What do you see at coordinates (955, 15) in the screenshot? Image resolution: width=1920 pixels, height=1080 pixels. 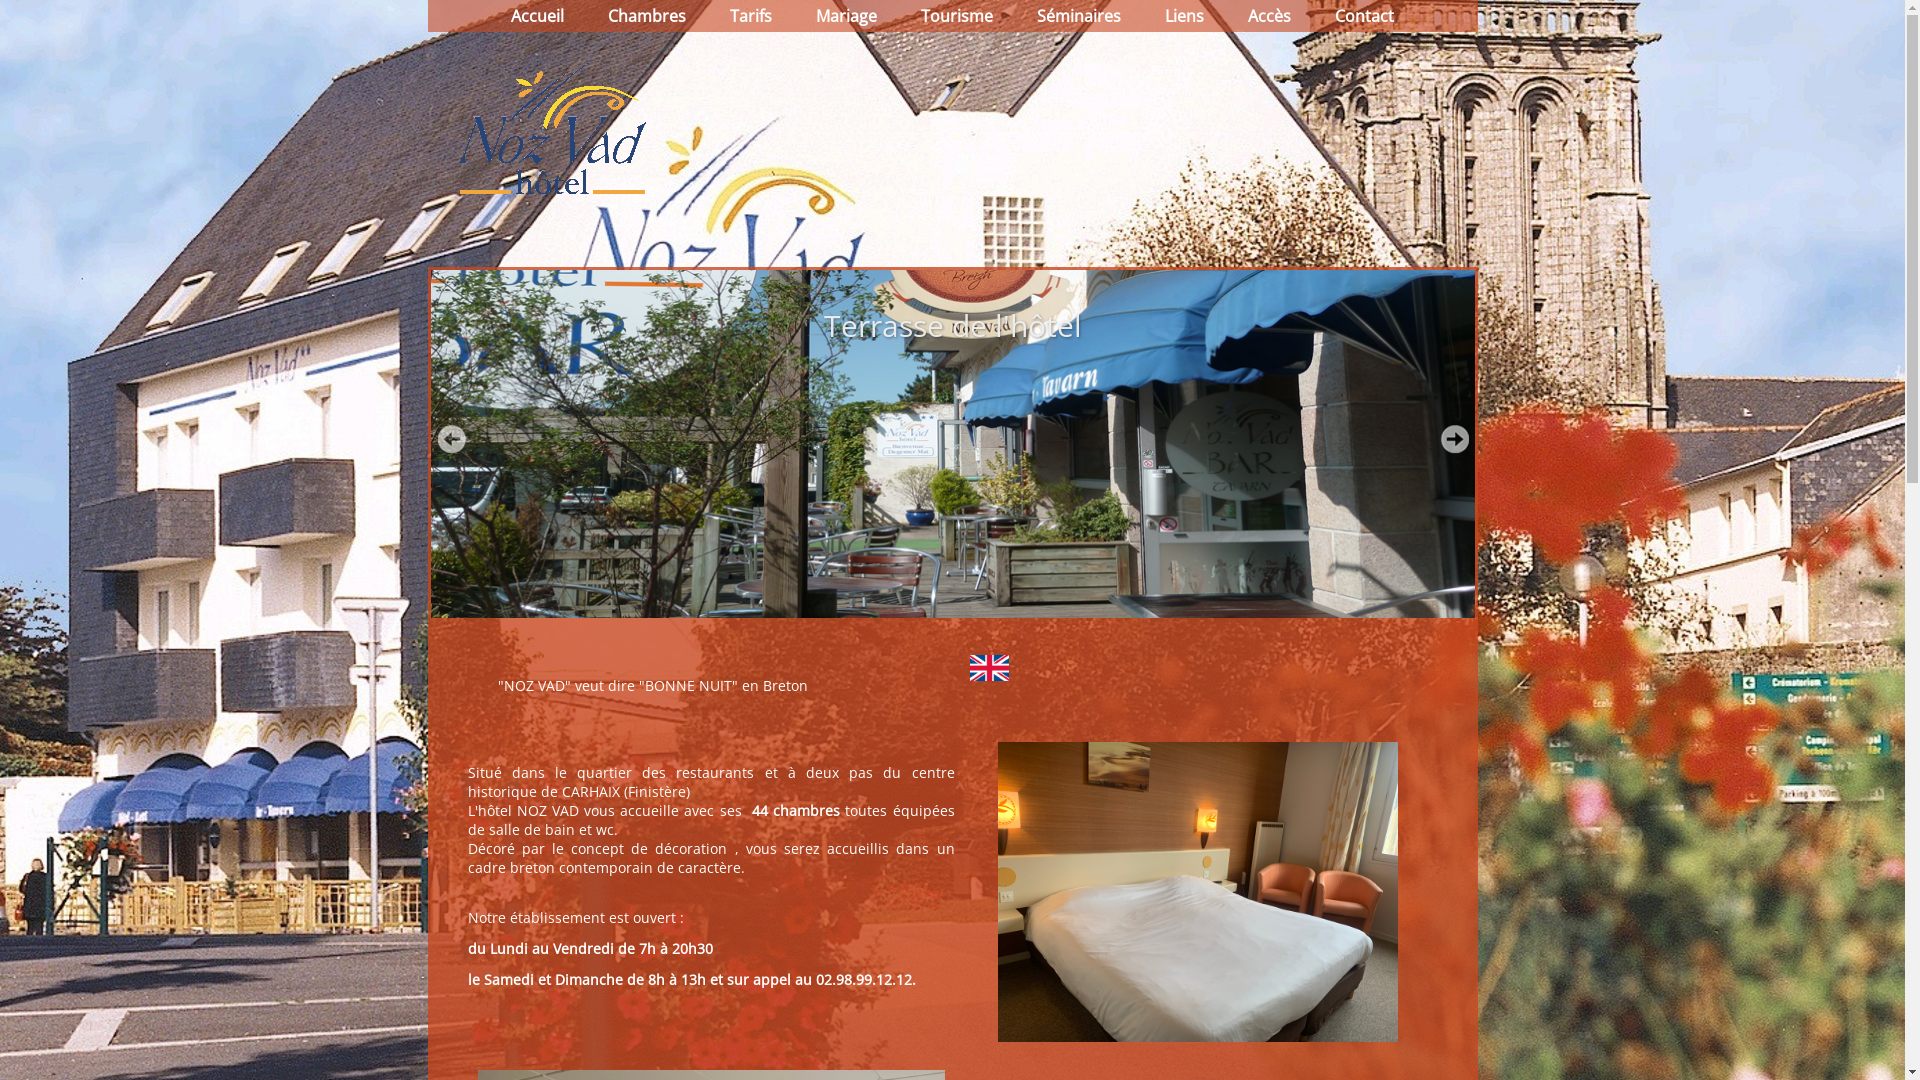 I see `'Tourisme'` at bounding box center [955, 15].